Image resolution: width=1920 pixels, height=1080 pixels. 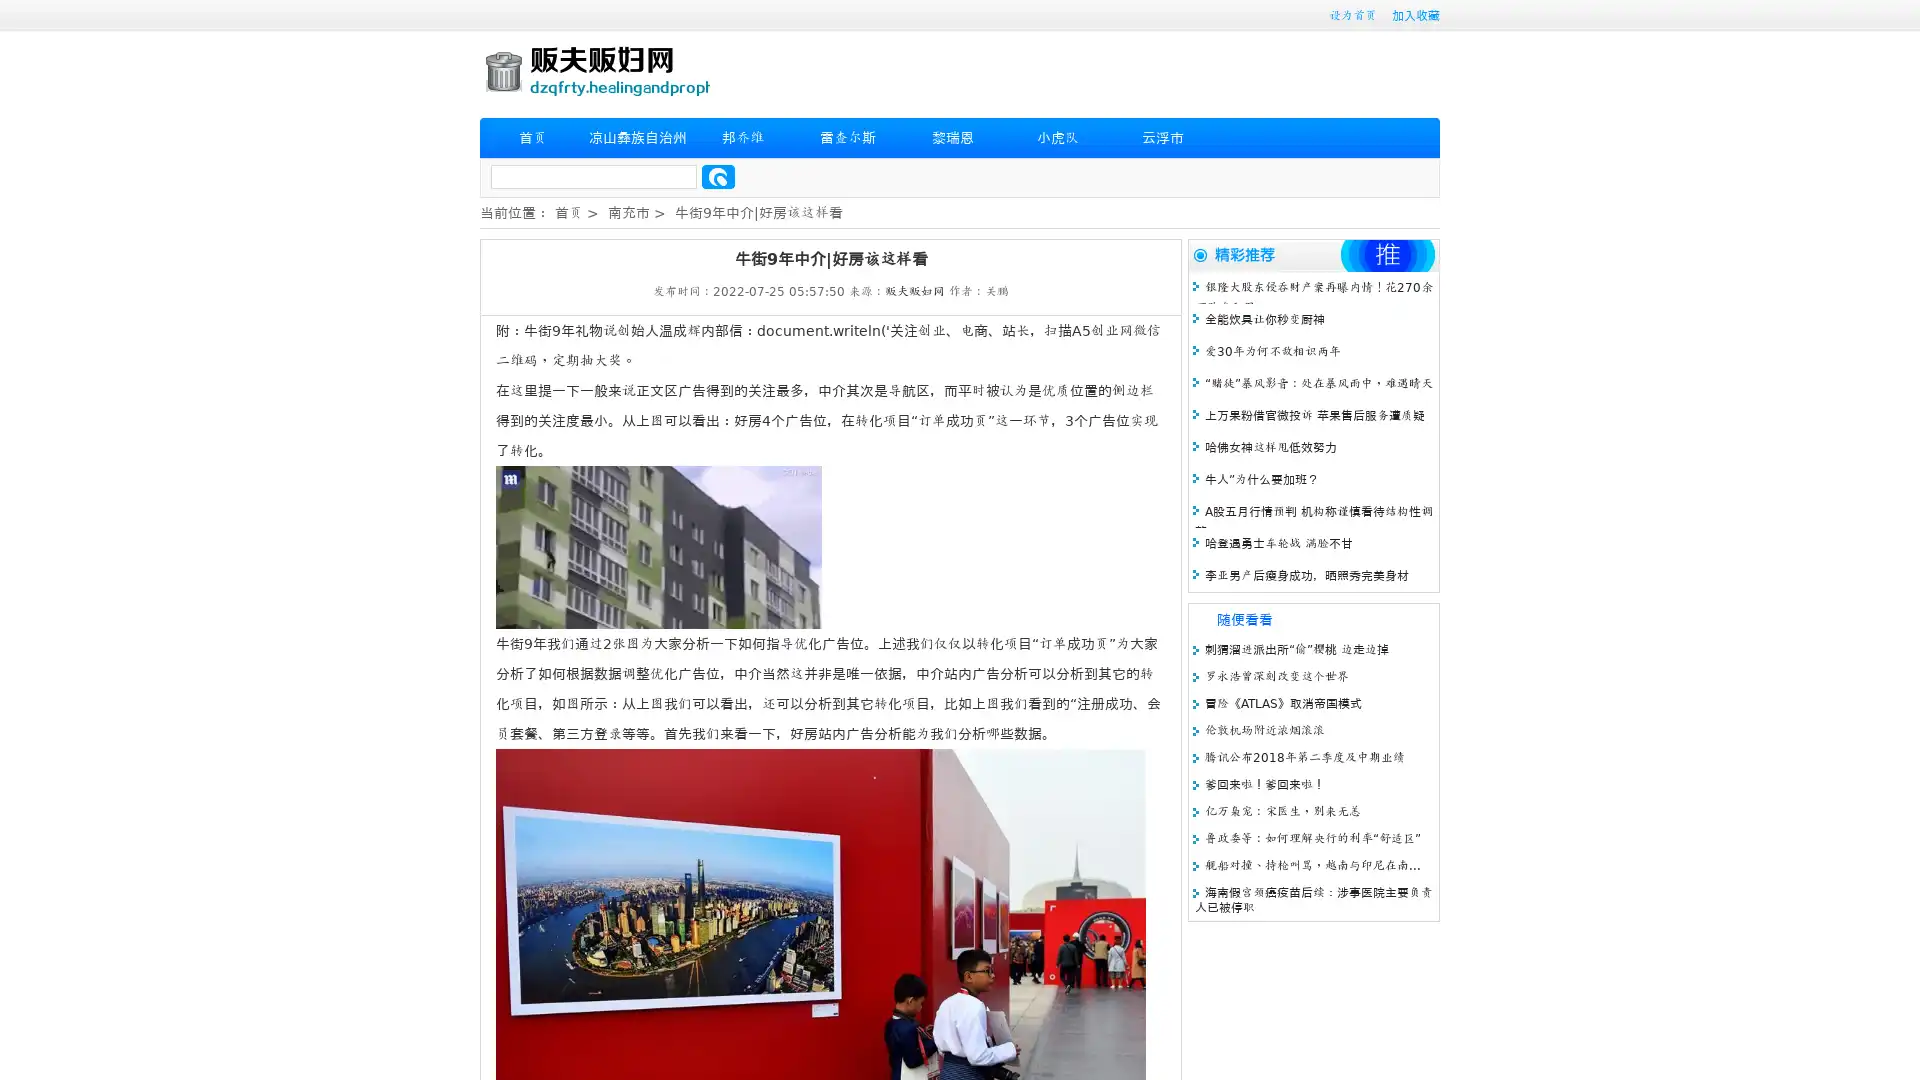 I want to click on Search, so click(x=718, y=176).